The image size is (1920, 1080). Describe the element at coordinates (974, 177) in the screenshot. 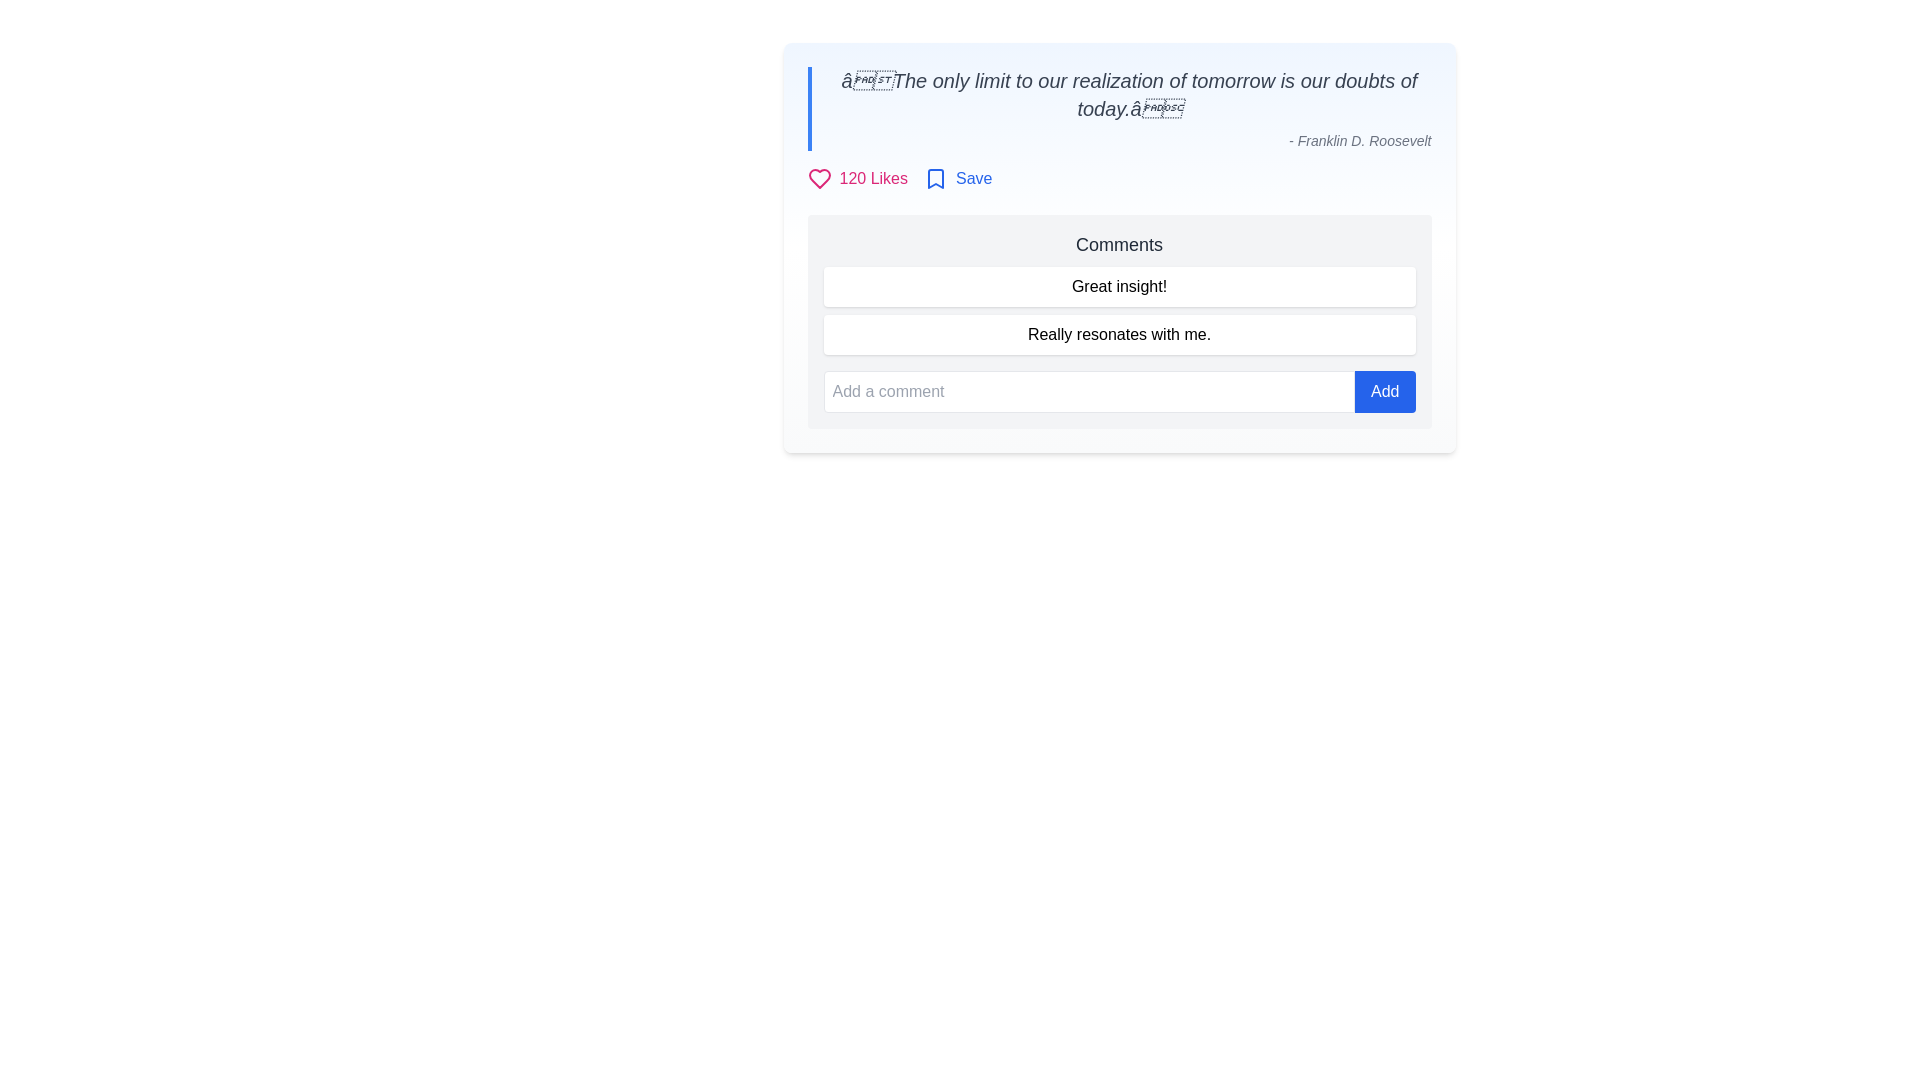

I see `the text label for the save action, which is located at the top part of the interface, aligned with a bookmark icon to its left` at that location.